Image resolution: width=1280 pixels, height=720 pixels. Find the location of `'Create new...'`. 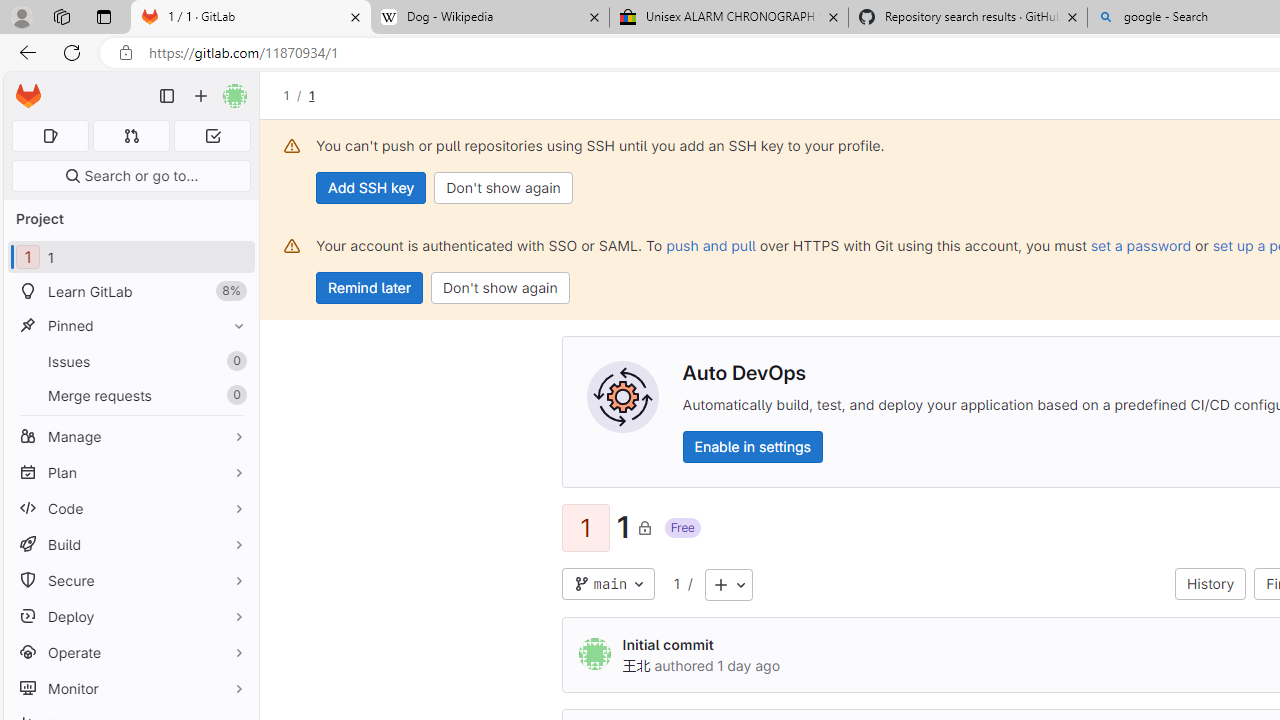

'Create new...' is located at coordinates (201, 96).